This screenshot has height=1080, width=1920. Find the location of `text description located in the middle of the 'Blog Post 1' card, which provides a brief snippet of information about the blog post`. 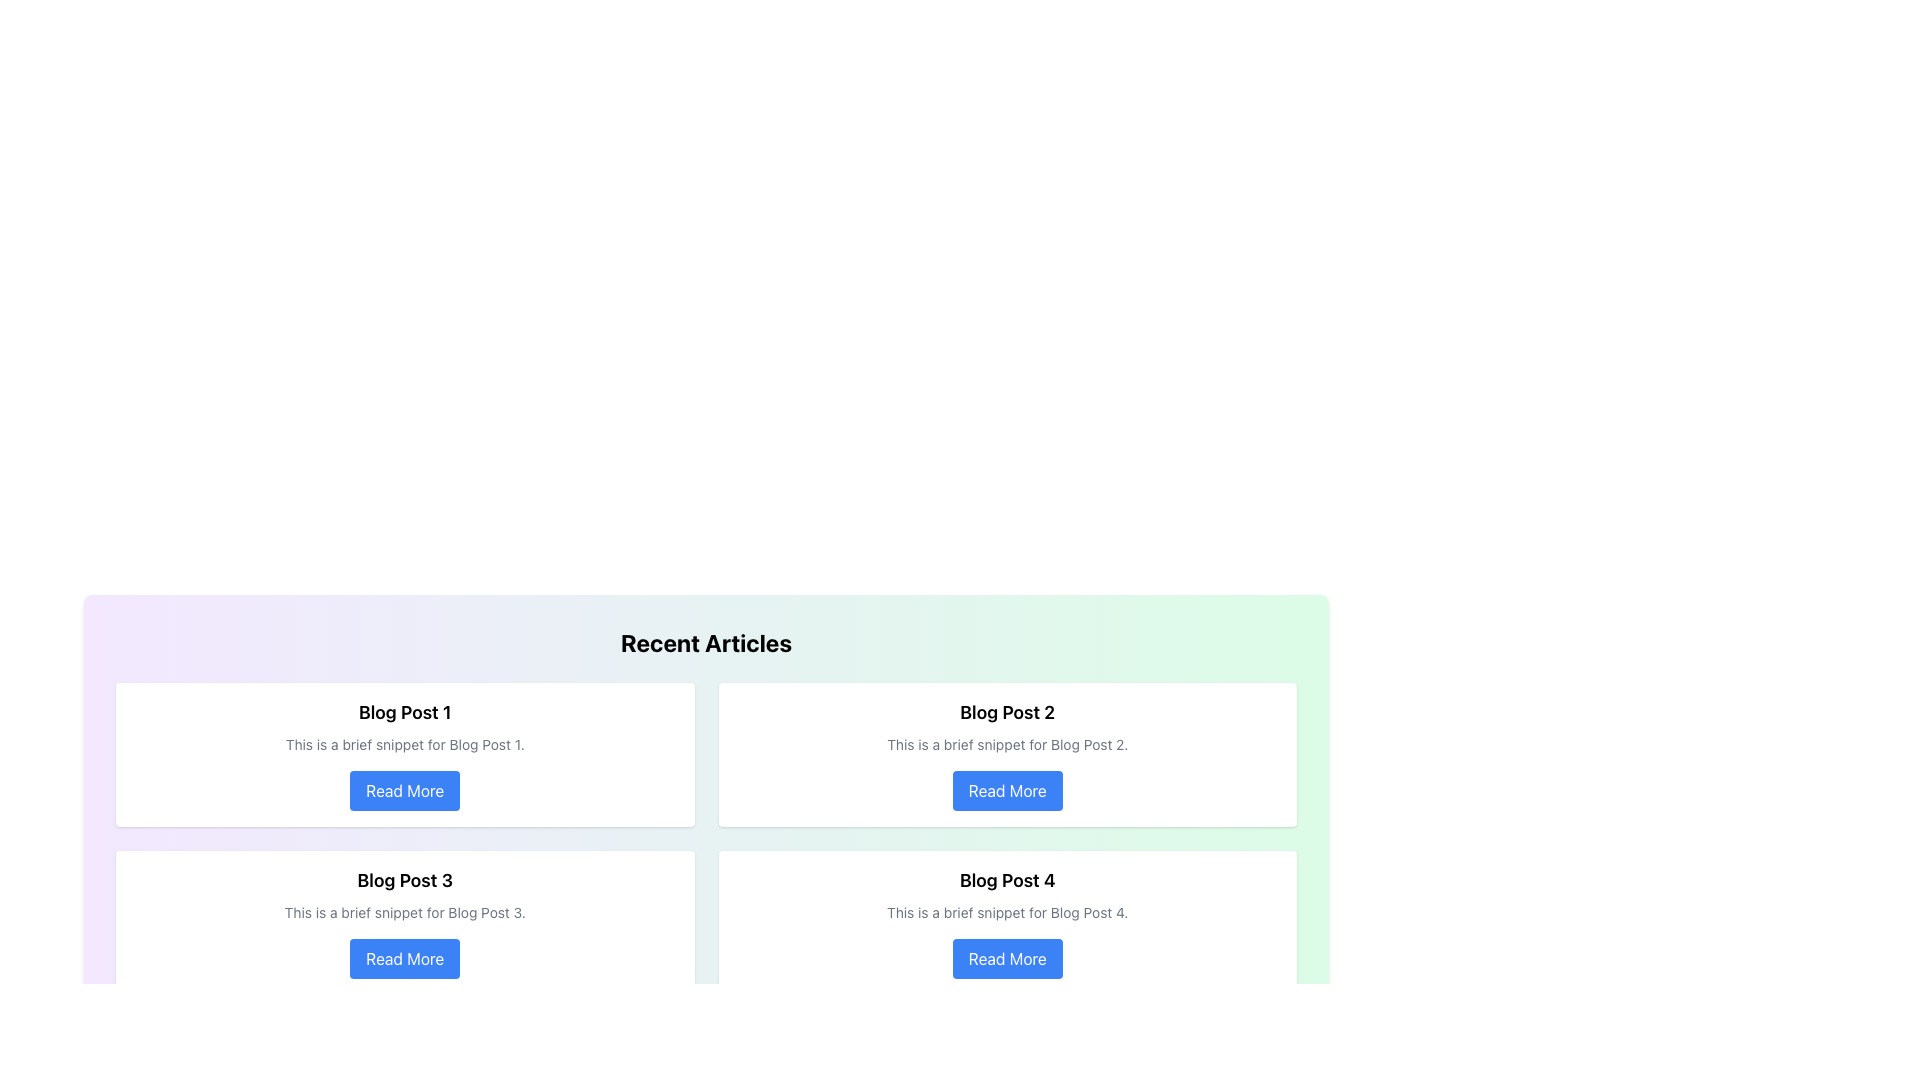

text description located in the middle of the 'Blog Post 1' card, which provides a brief snippet of information about the blog post is located at coordinates (404, 744).